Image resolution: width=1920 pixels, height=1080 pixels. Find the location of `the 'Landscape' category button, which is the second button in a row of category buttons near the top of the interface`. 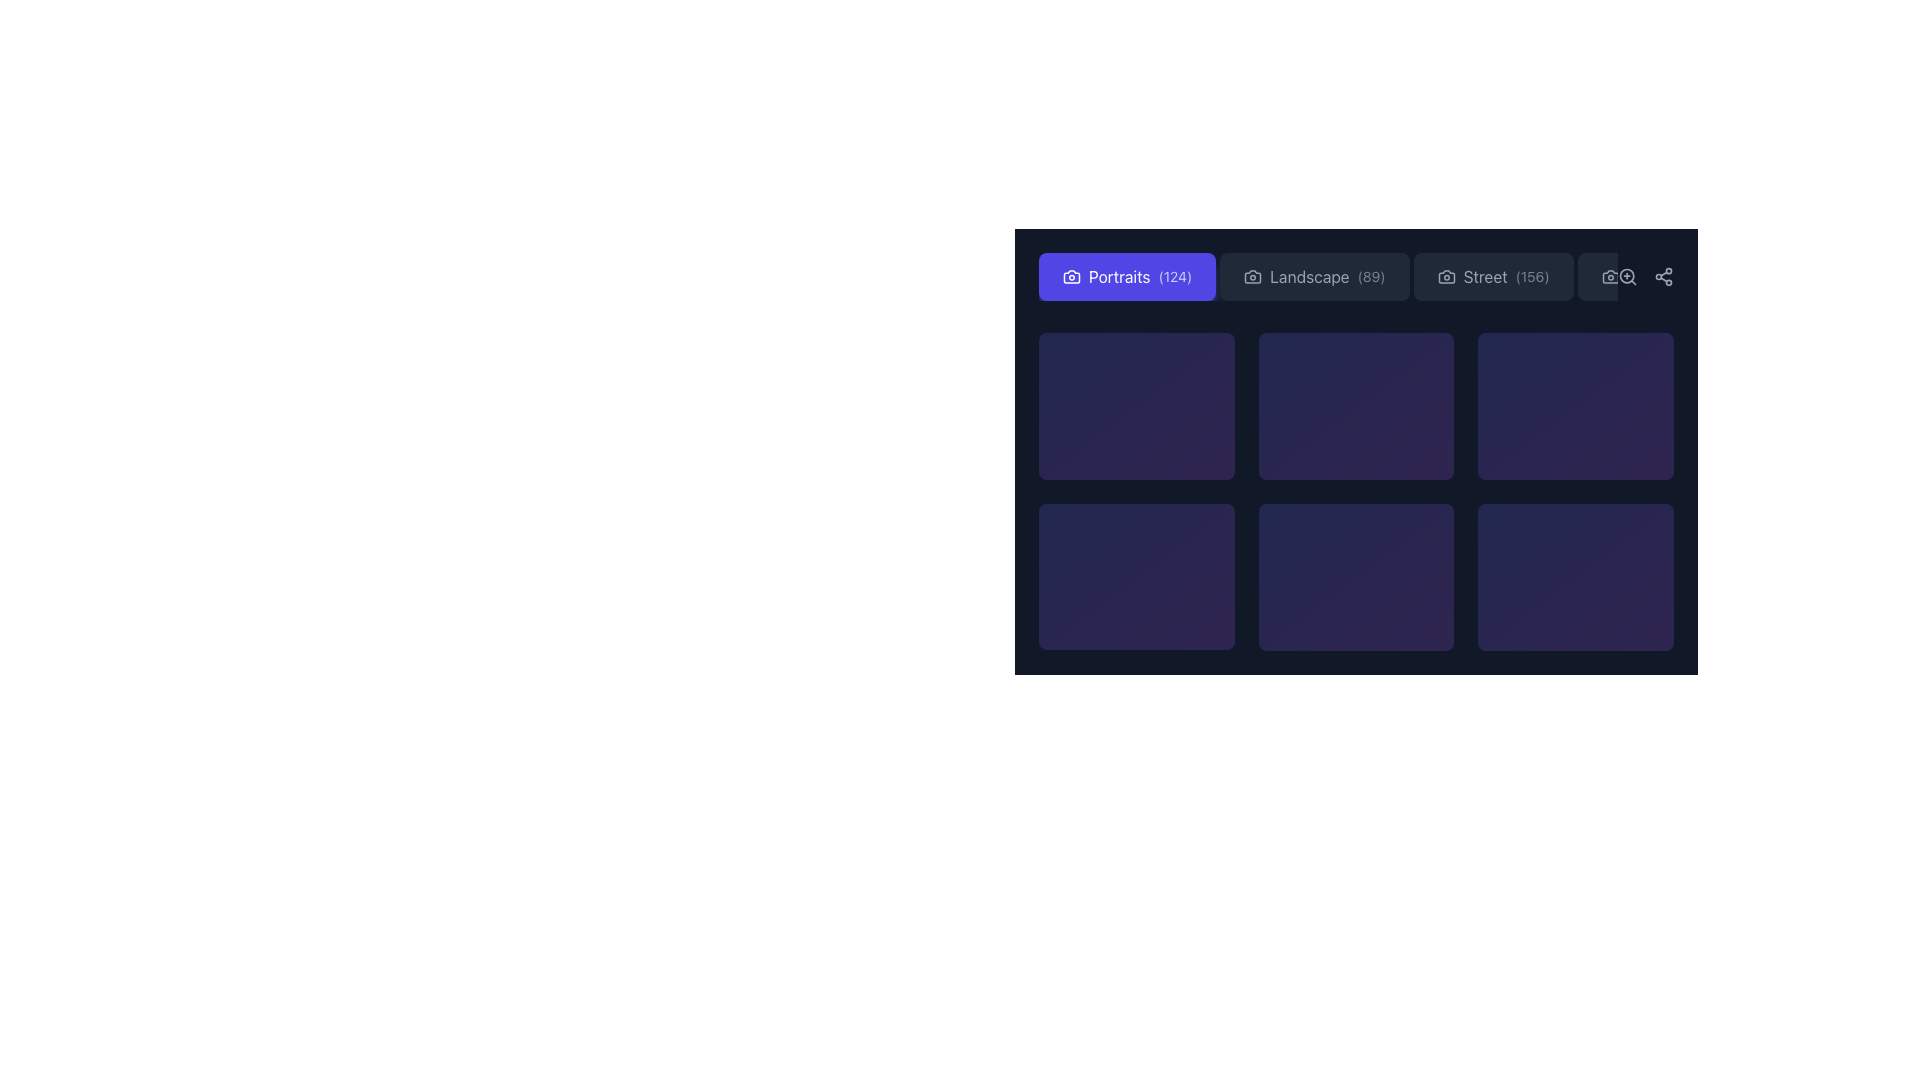

the 'Landscape' category button, which is the second button in a row of category buttons near the top of the interface is located at coordinates (1356, 277).